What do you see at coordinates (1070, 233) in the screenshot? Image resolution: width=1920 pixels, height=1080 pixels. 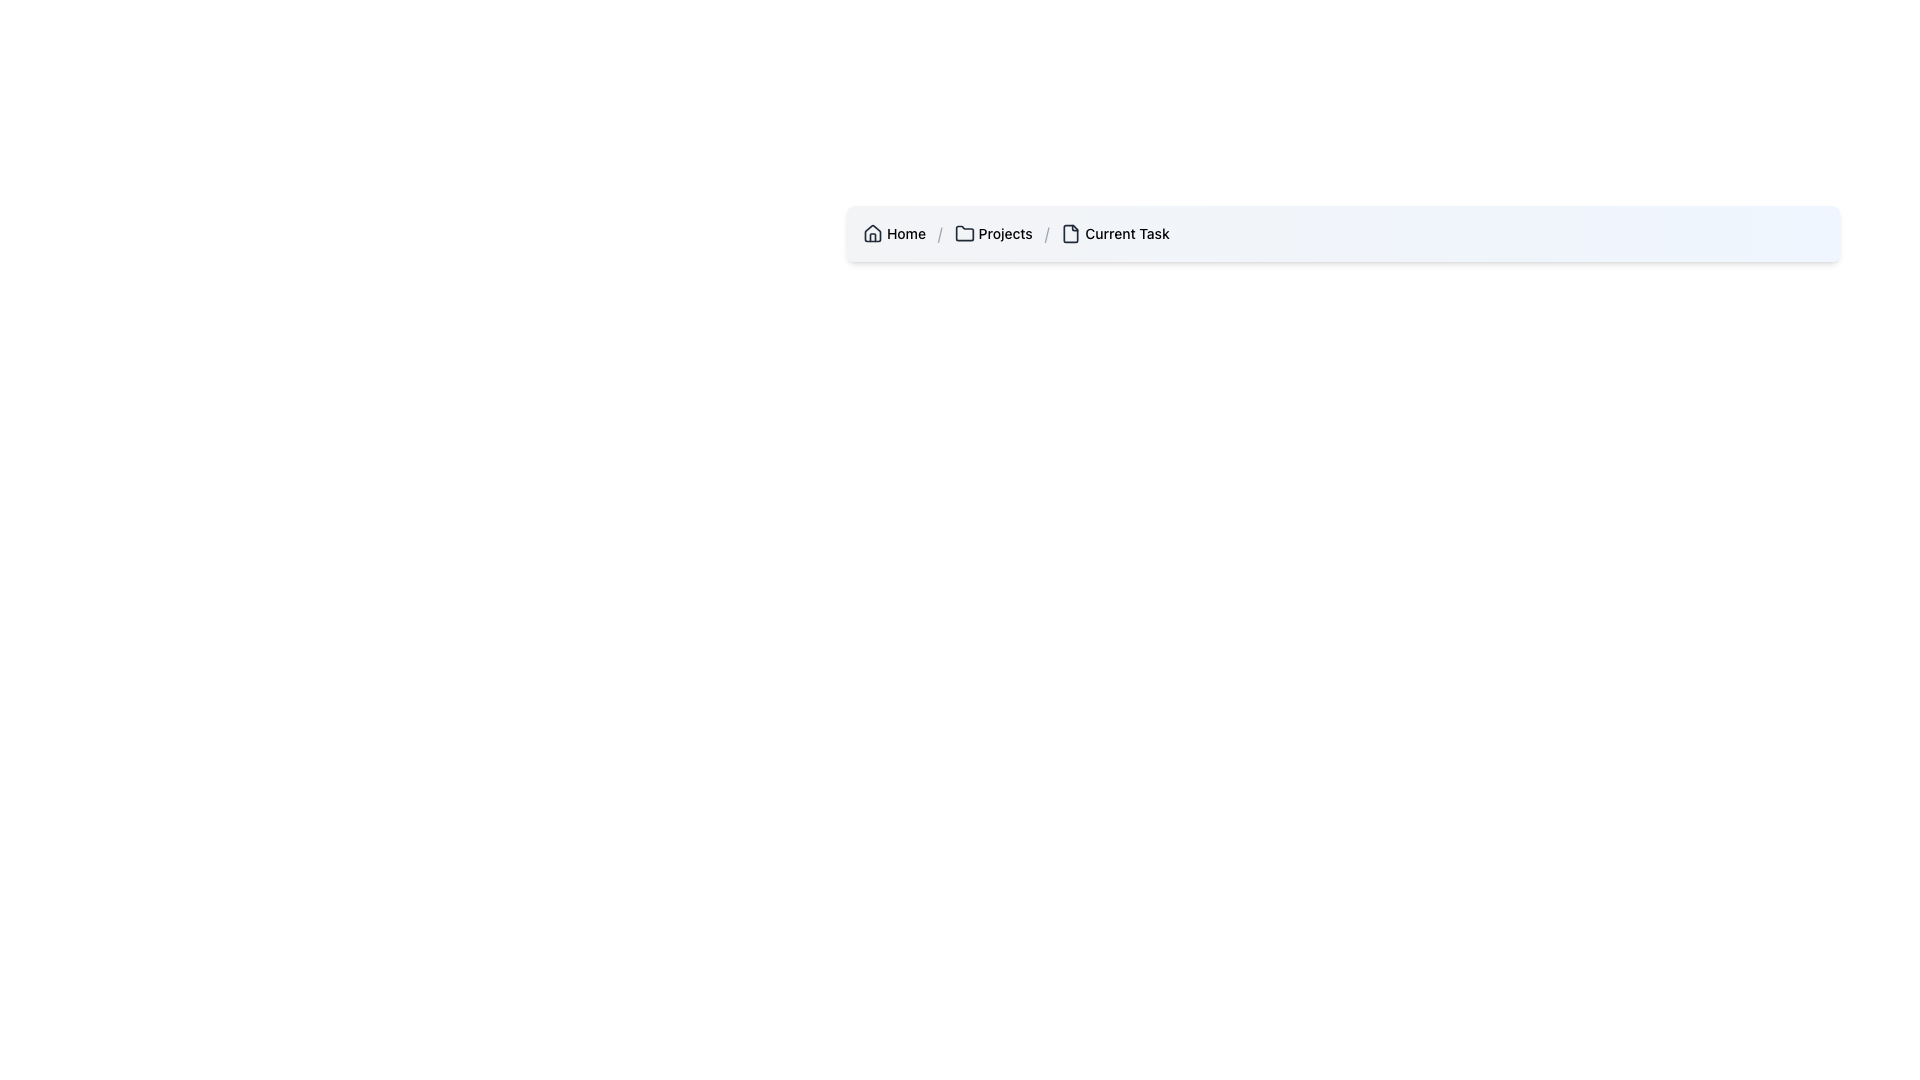 I see `the file/document icon in the breadcrumb navigation` at bounding box center [1070, 233].